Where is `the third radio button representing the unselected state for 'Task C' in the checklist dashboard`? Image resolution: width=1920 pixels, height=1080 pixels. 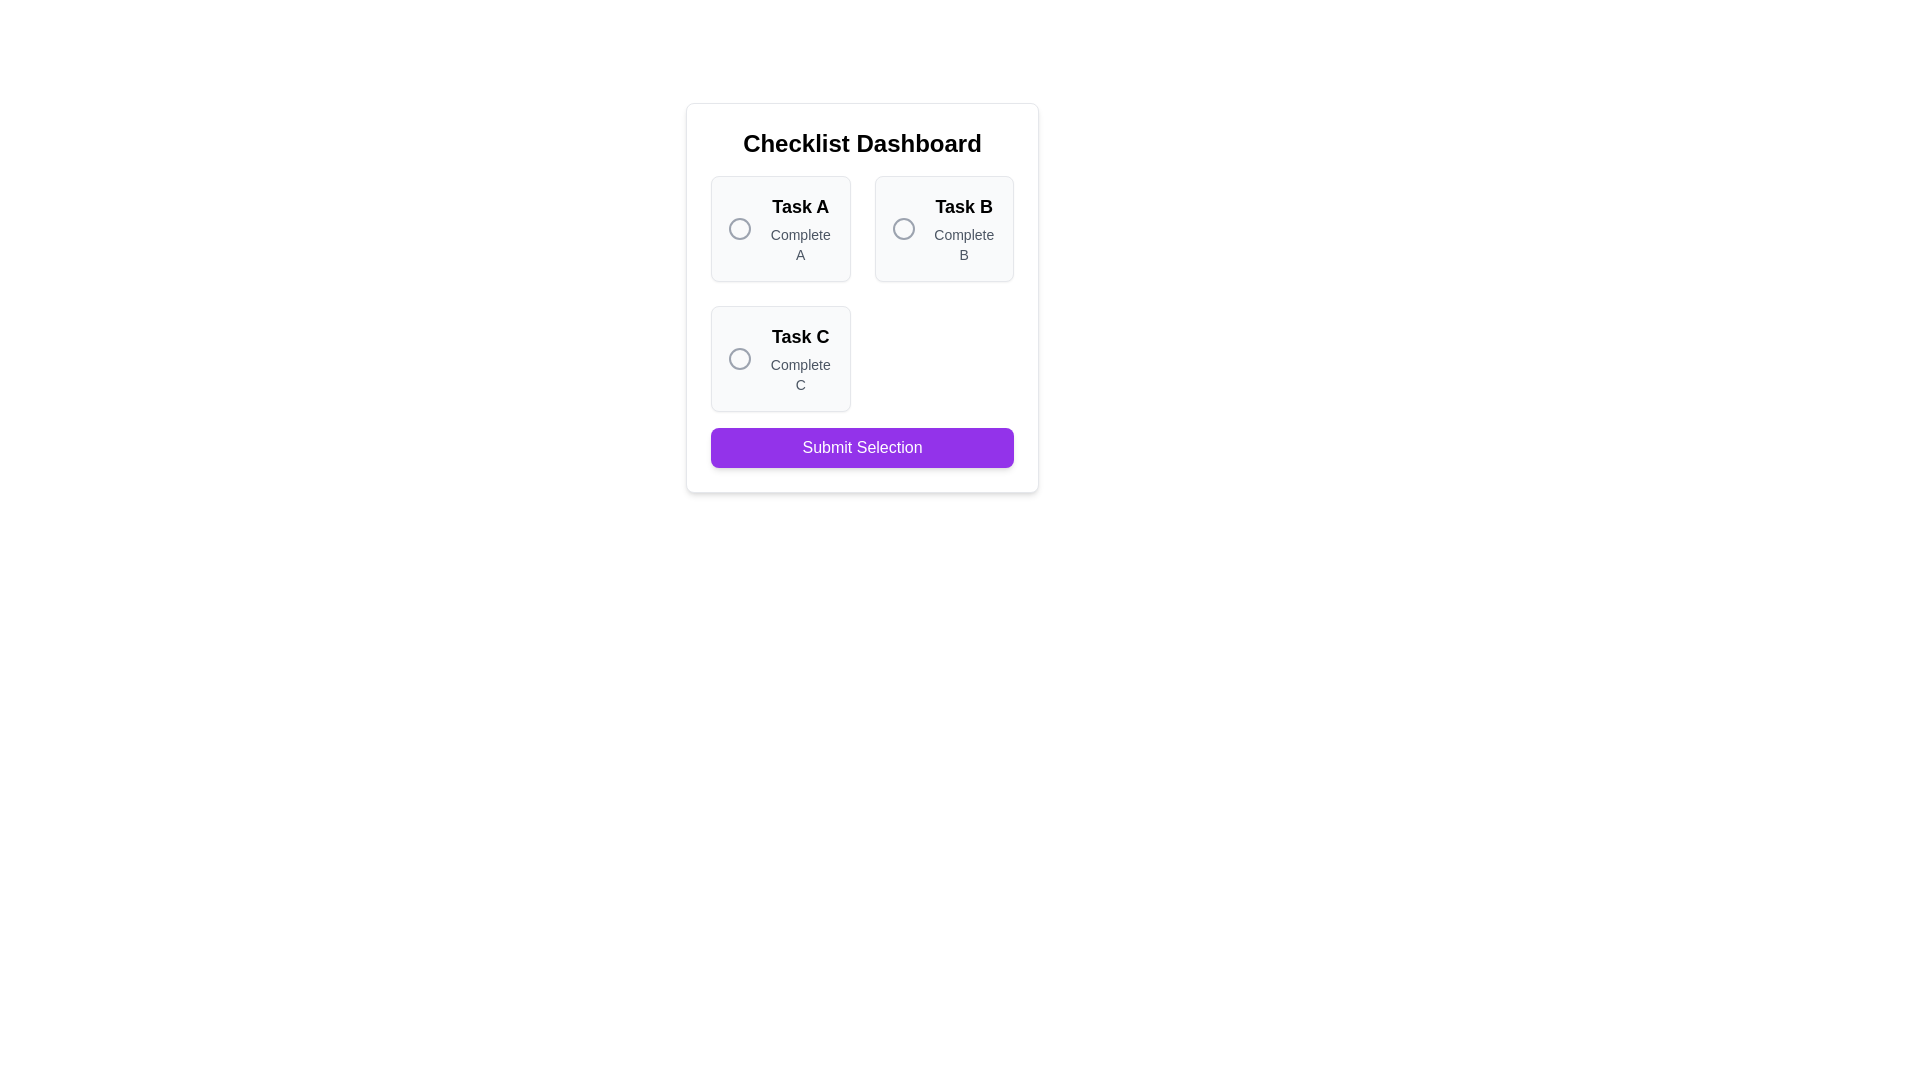 the third radio button representing the unselected state for 'Task C' in the checklist dashboard is located at coordinates (738, 357).